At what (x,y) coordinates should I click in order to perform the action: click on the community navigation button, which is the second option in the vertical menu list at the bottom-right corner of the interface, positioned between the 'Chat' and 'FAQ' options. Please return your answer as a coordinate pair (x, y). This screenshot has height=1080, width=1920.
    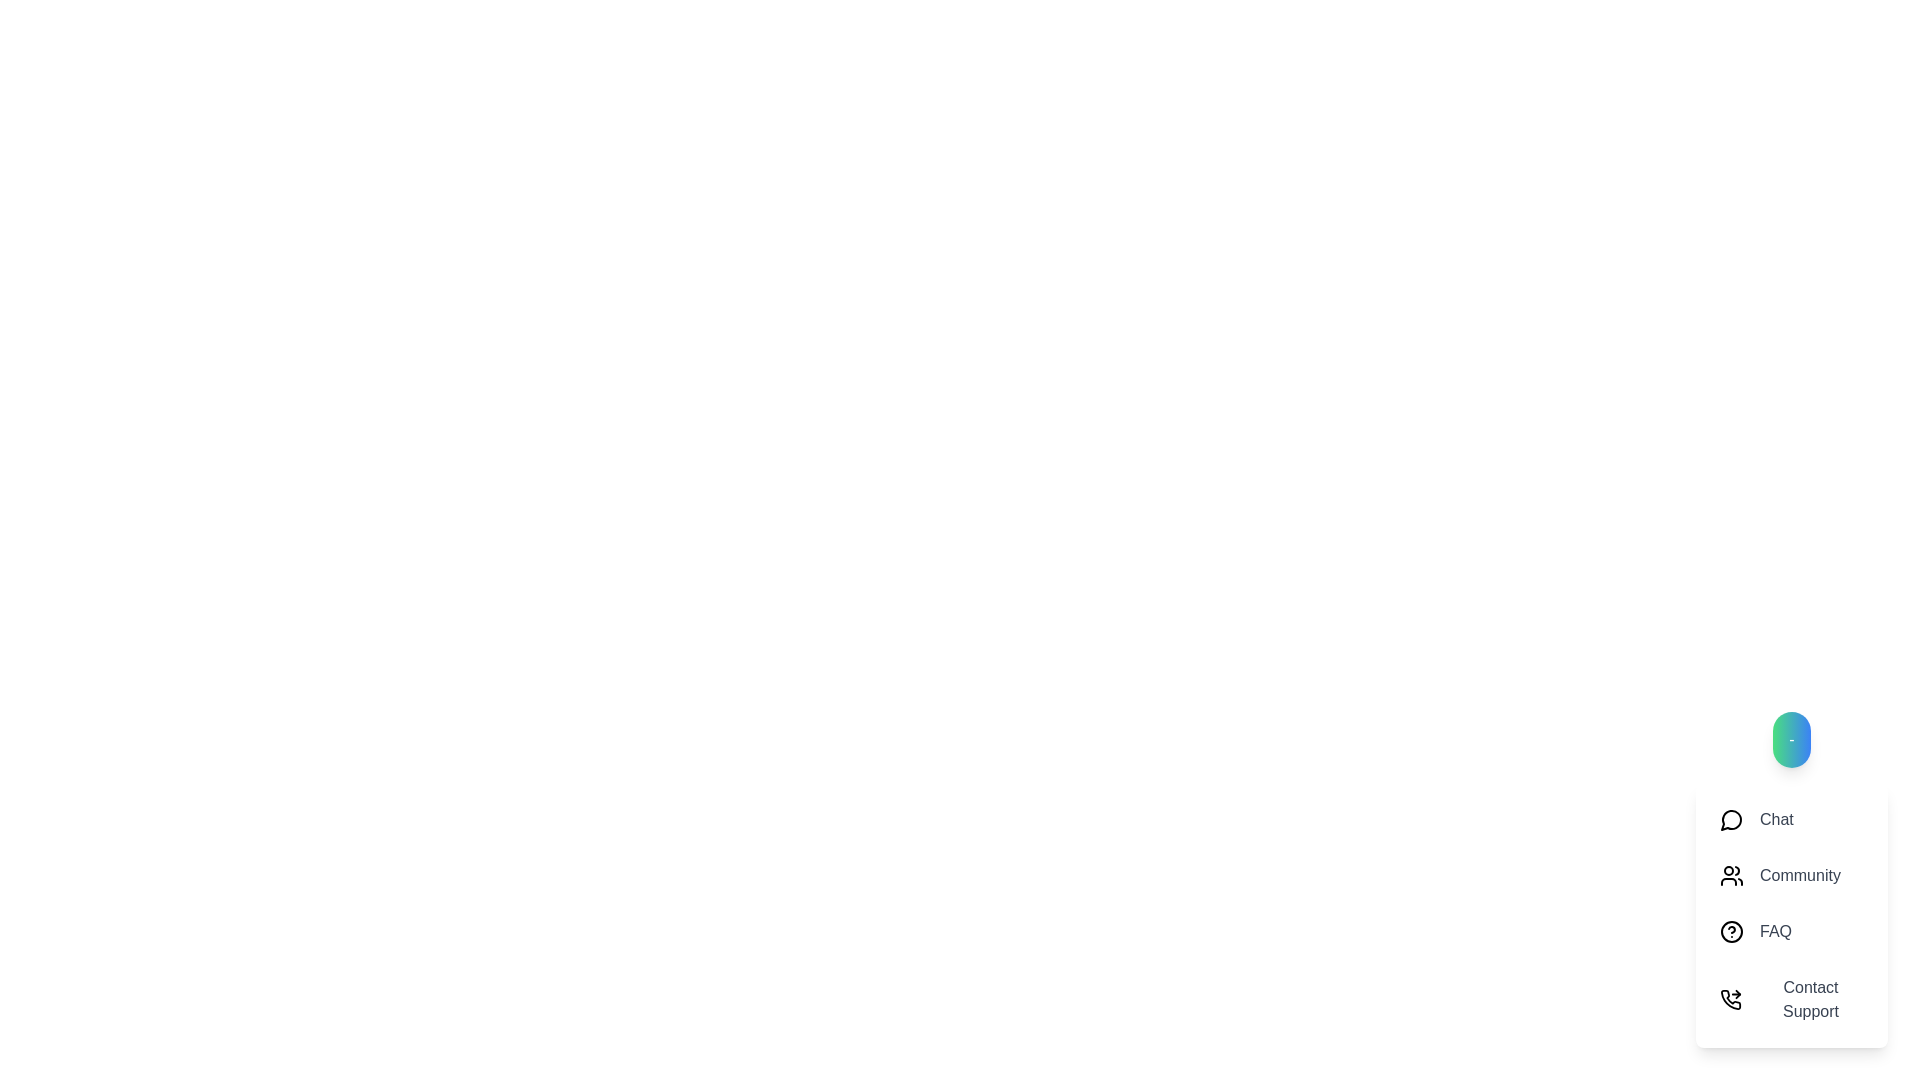
    Looking at the image, I should click on (1791, 878).